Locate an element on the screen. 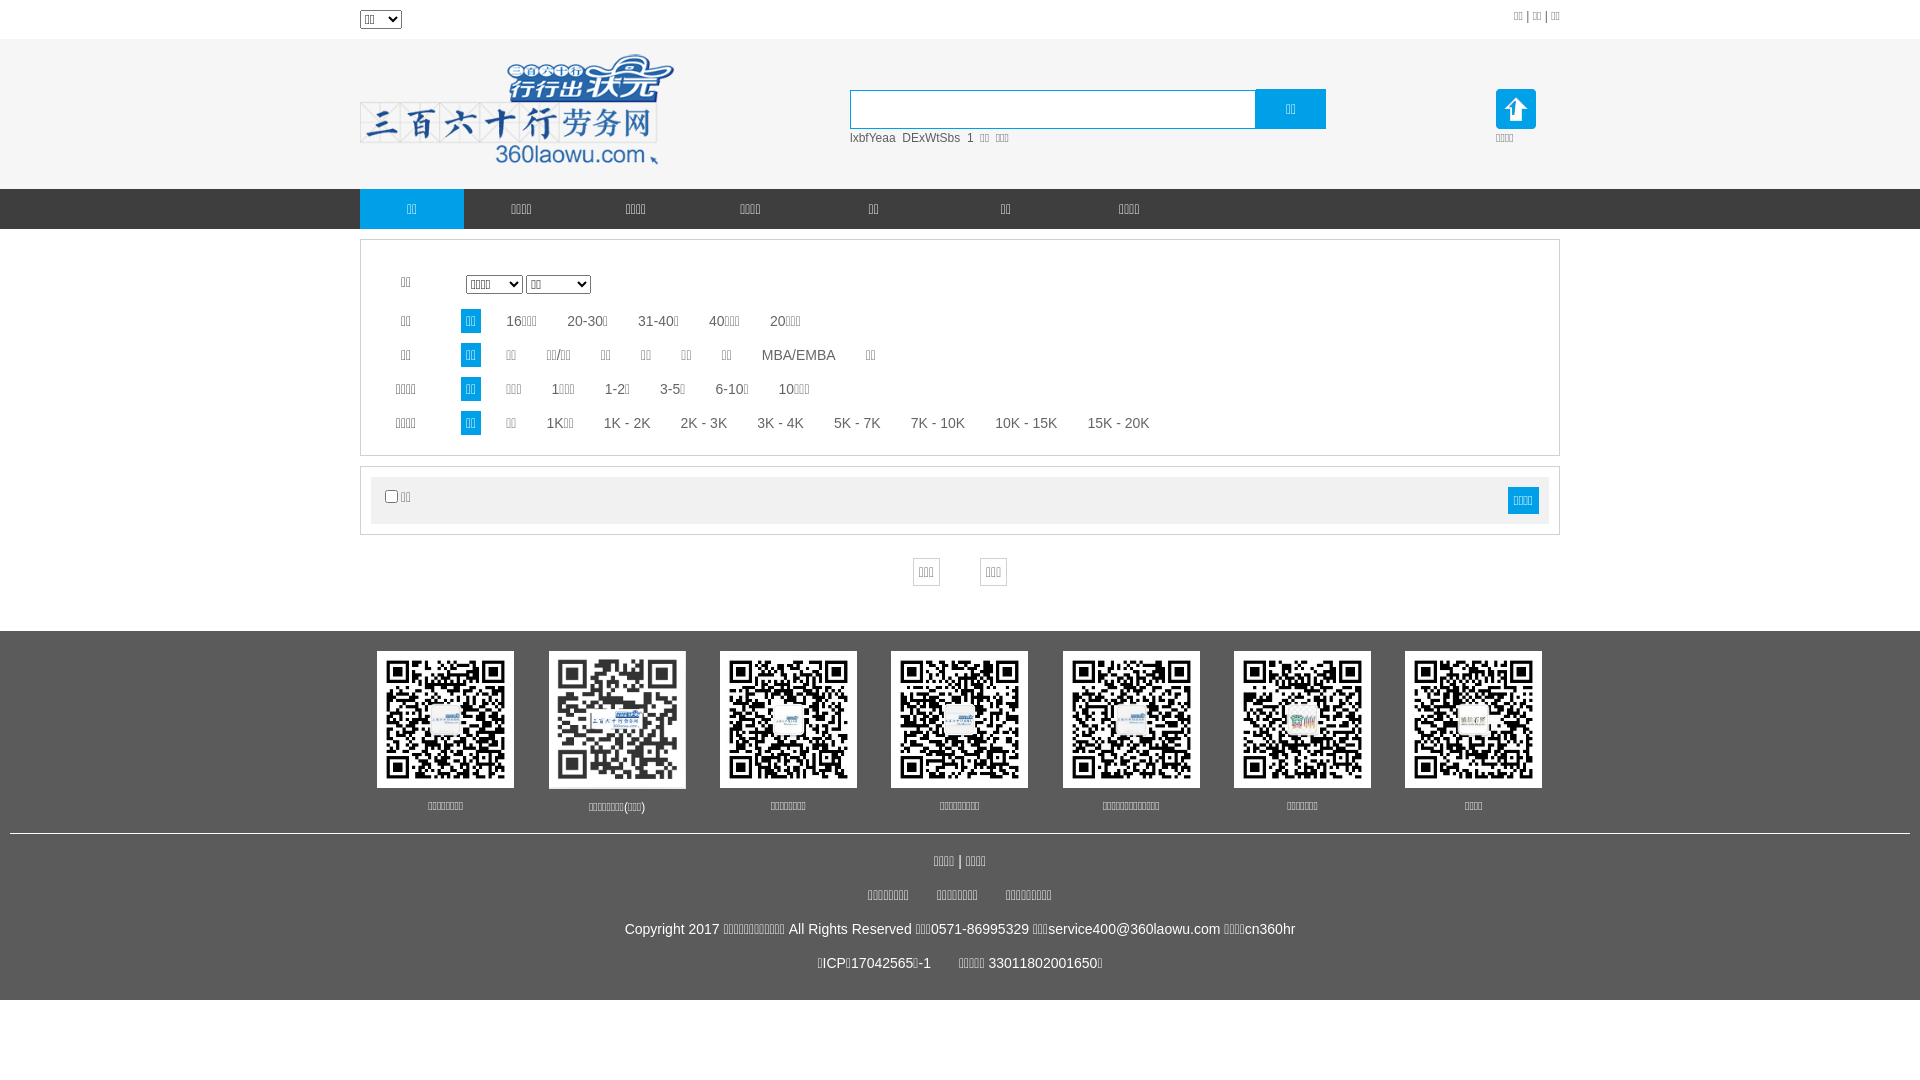 The width and height of the screenshot is (1920, 1080). '3K - 4K' is located at coordinates (756, 422).